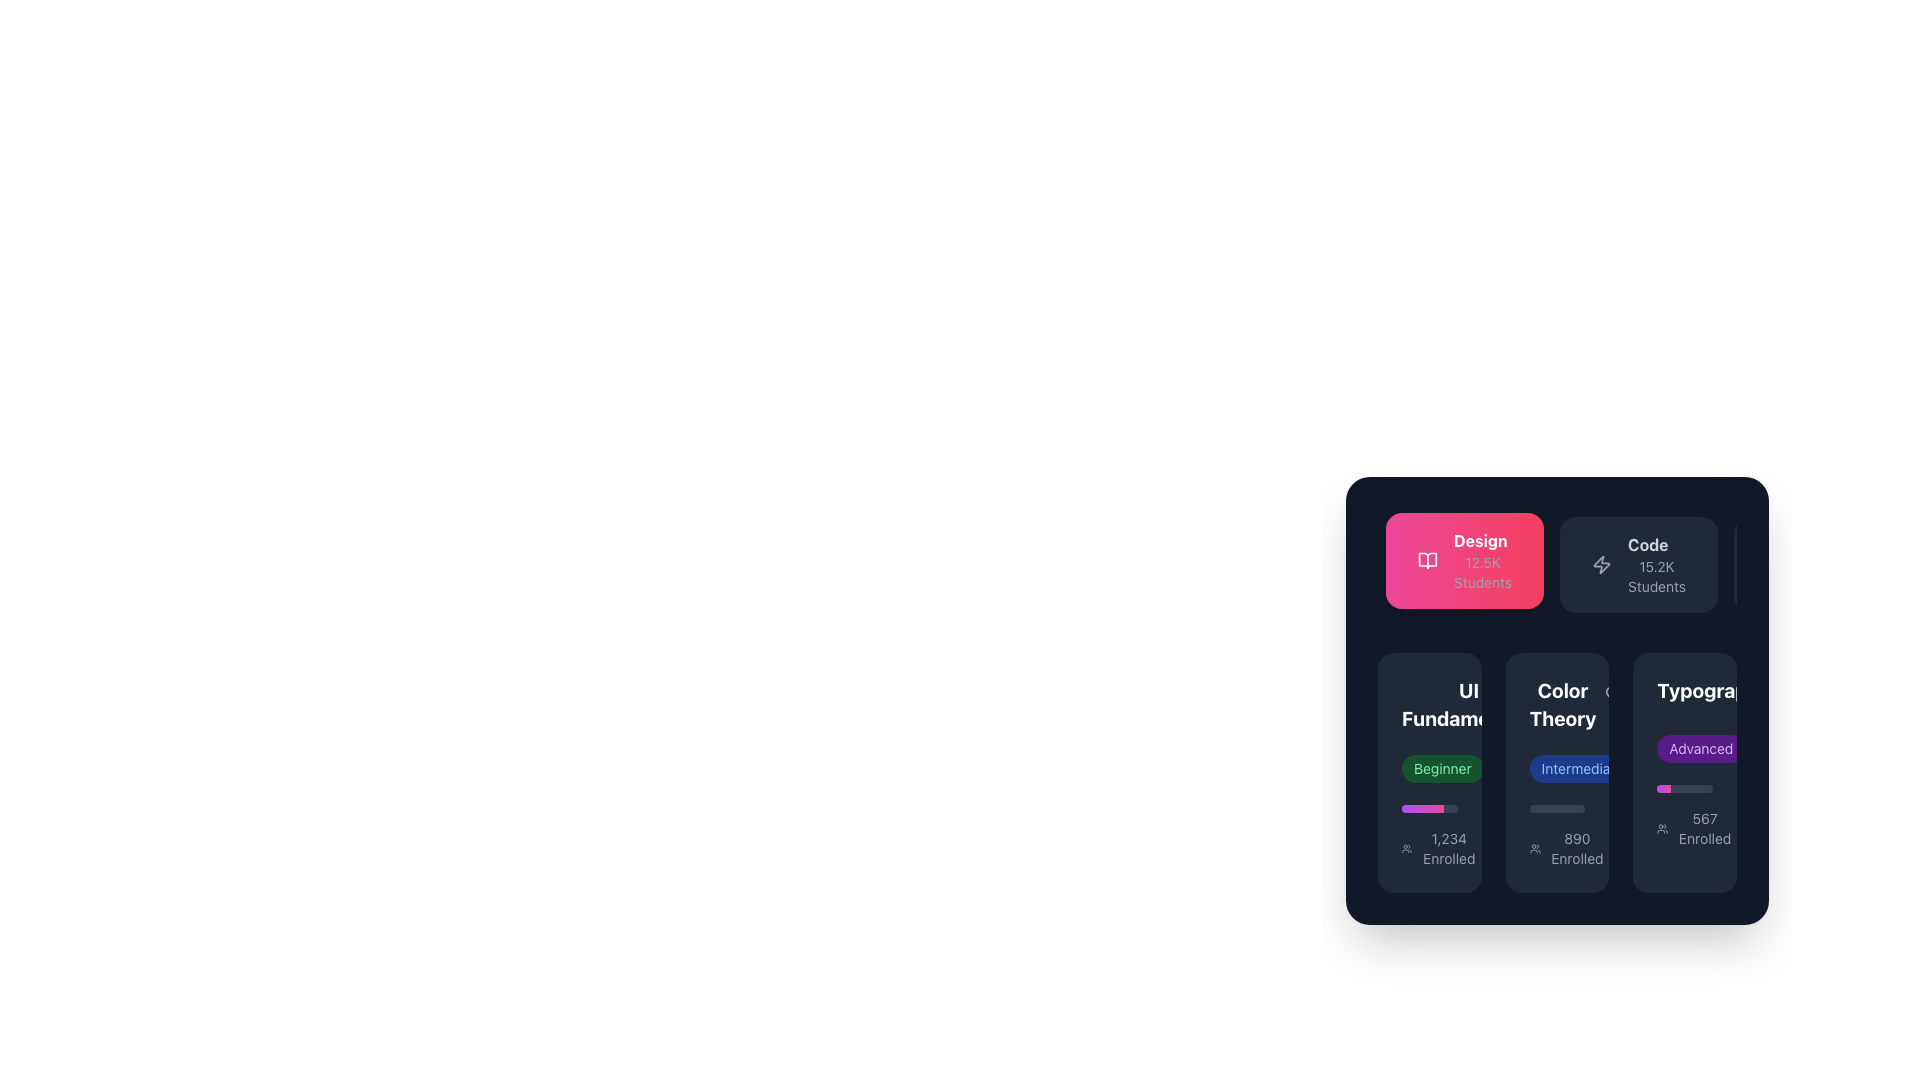 The image size is (1920, 1080). What do you see at coordinates (1556, 808) in the screenshot?
I see `the visual changes of the progress bar located in the 'Color Theory' section, which indicates the intermediate course progress` at bounding box center [1556, 808].